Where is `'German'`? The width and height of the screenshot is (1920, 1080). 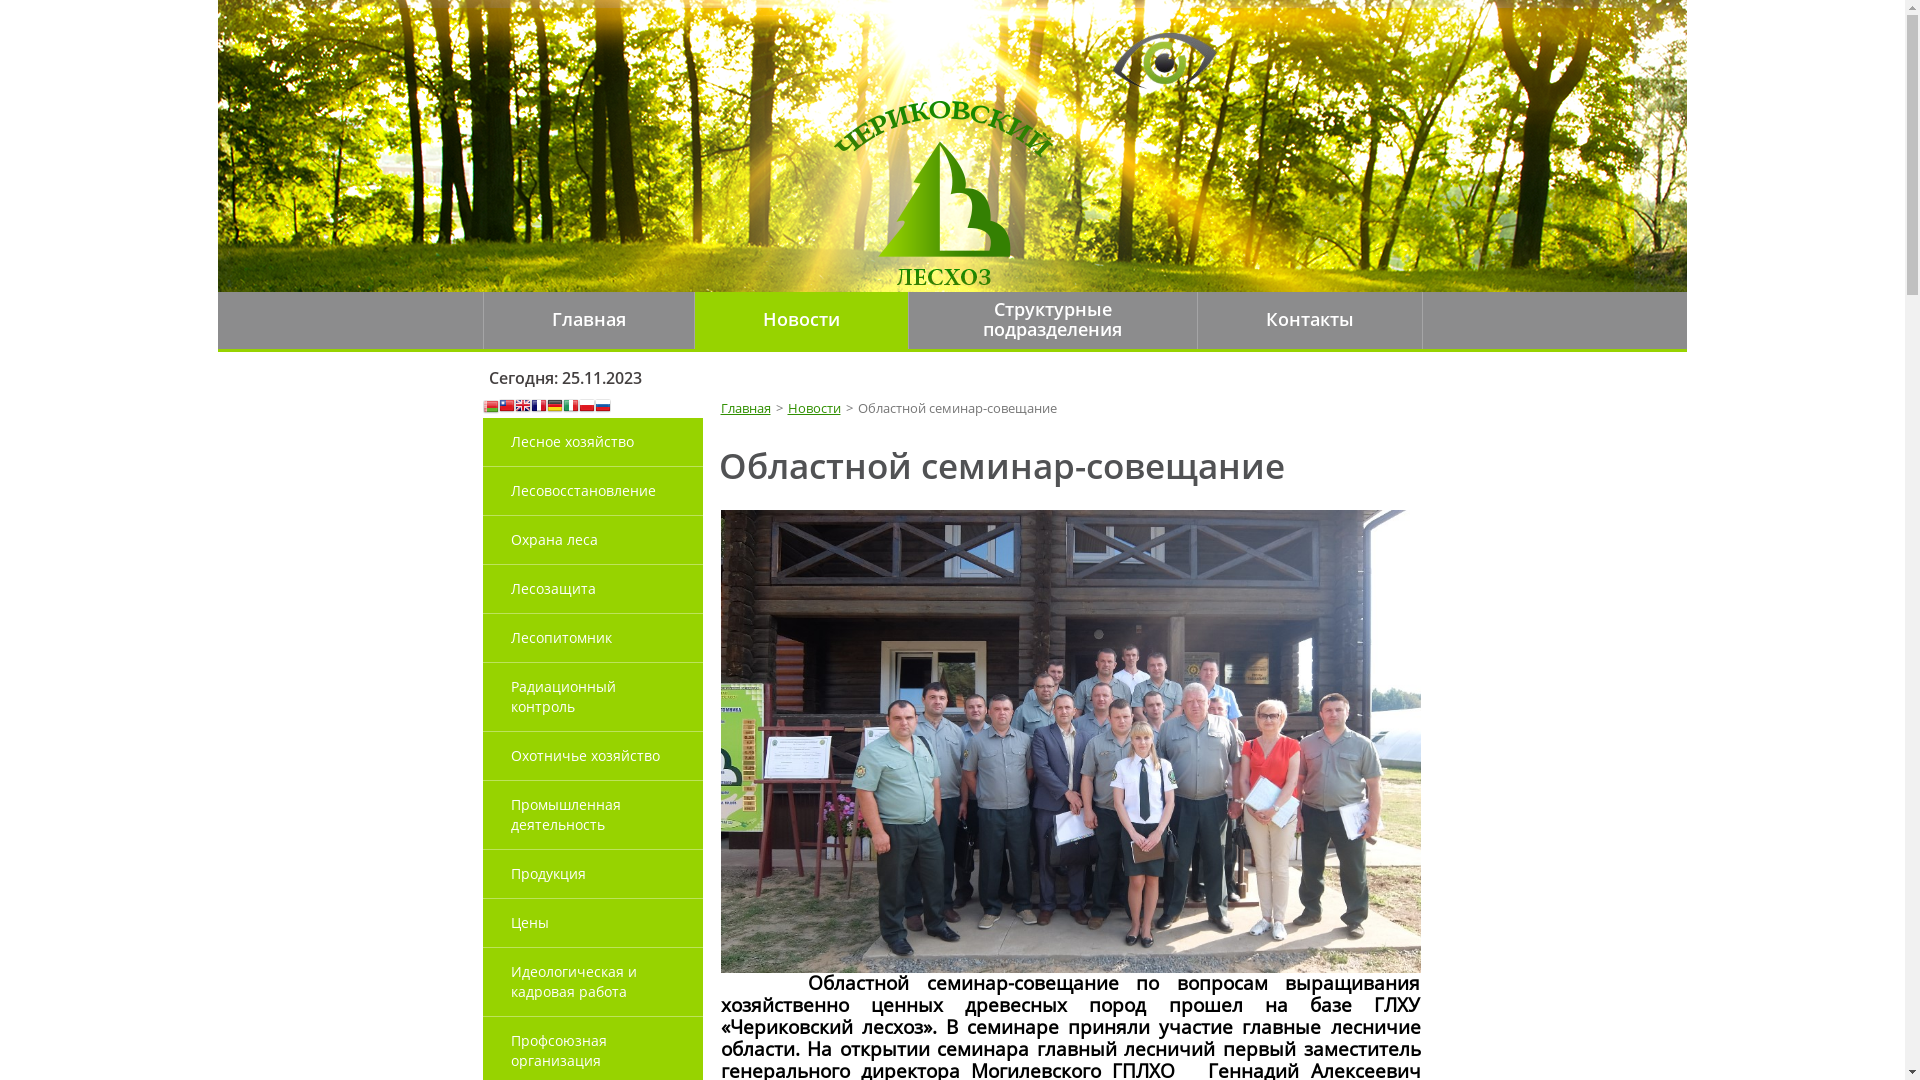 'German' is located at coordinates (546, 406).